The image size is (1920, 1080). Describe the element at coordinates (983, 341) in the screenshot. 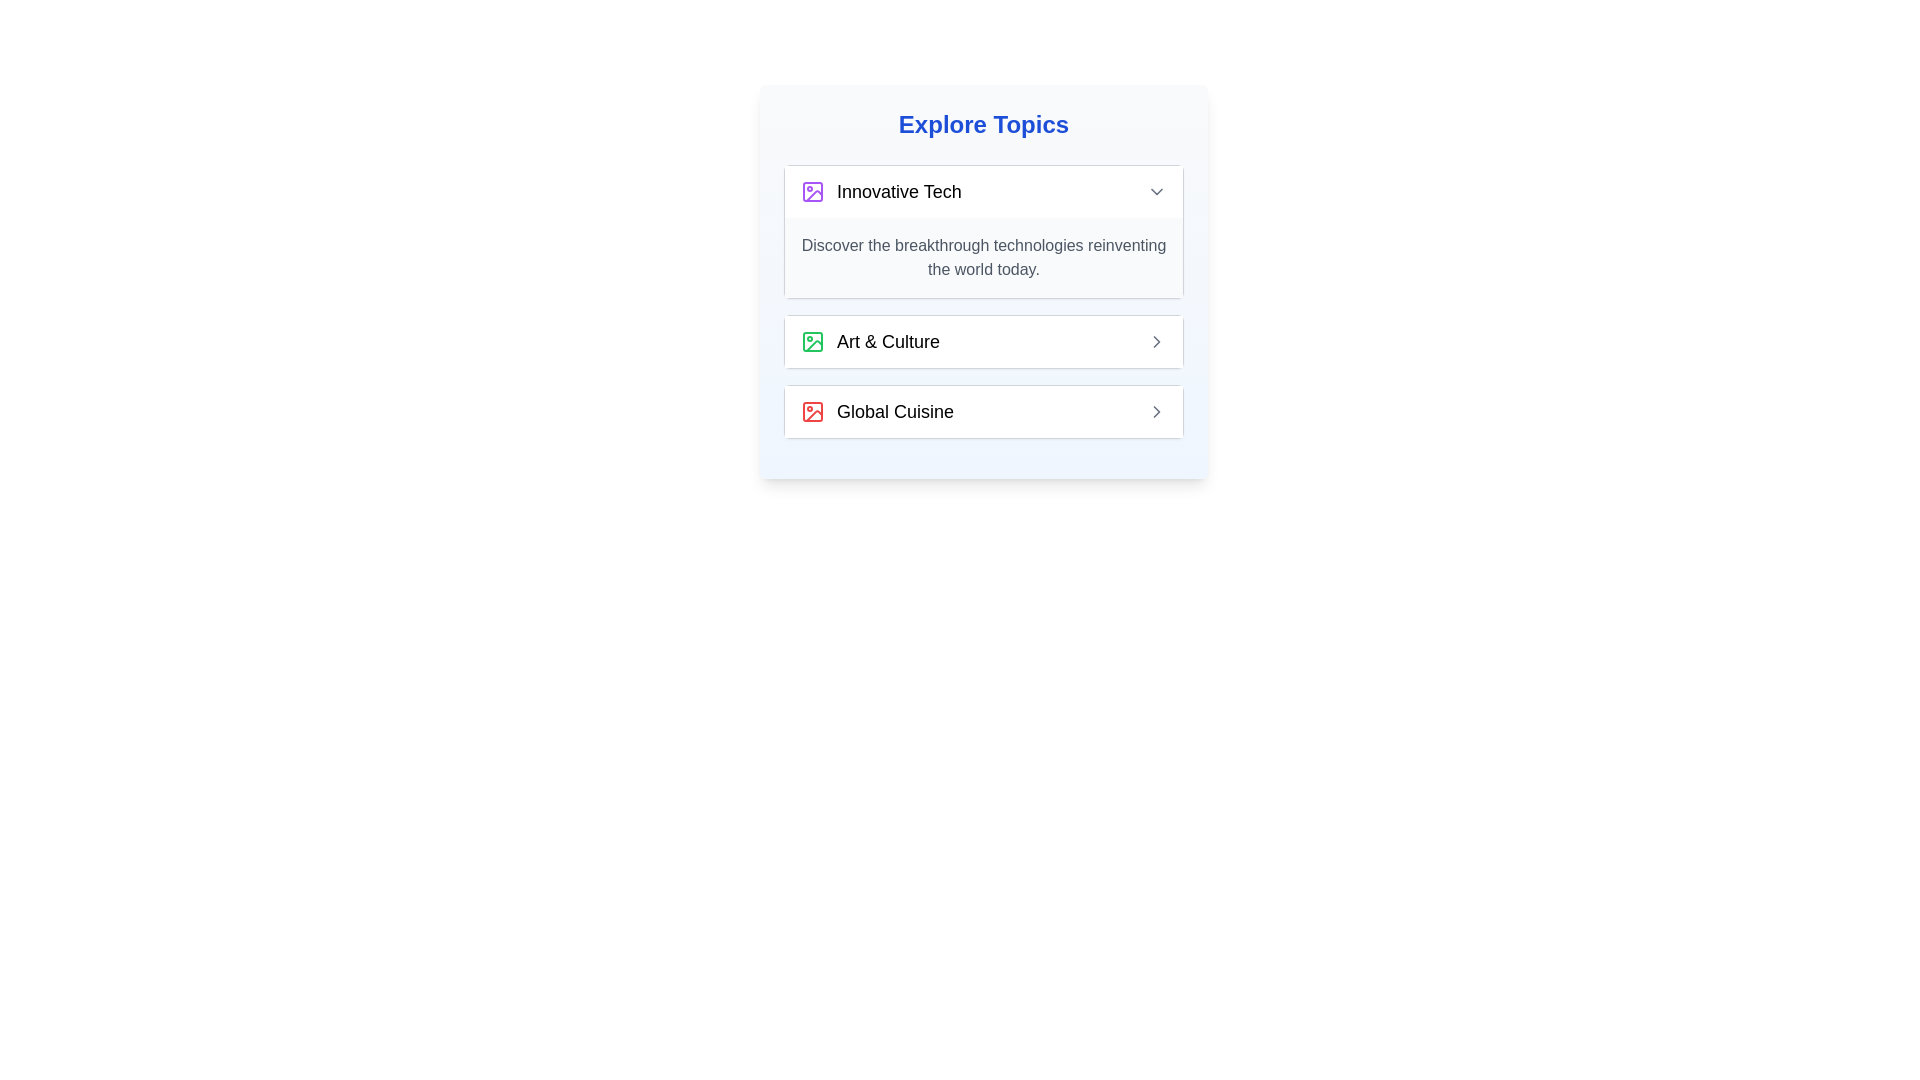

I see `the 'Art & Culture' button located in the middle of the 'Explore Topics' panel, which is the second selectable option between 'Innovative Tech' and 'Global Cuisine'` at that location.